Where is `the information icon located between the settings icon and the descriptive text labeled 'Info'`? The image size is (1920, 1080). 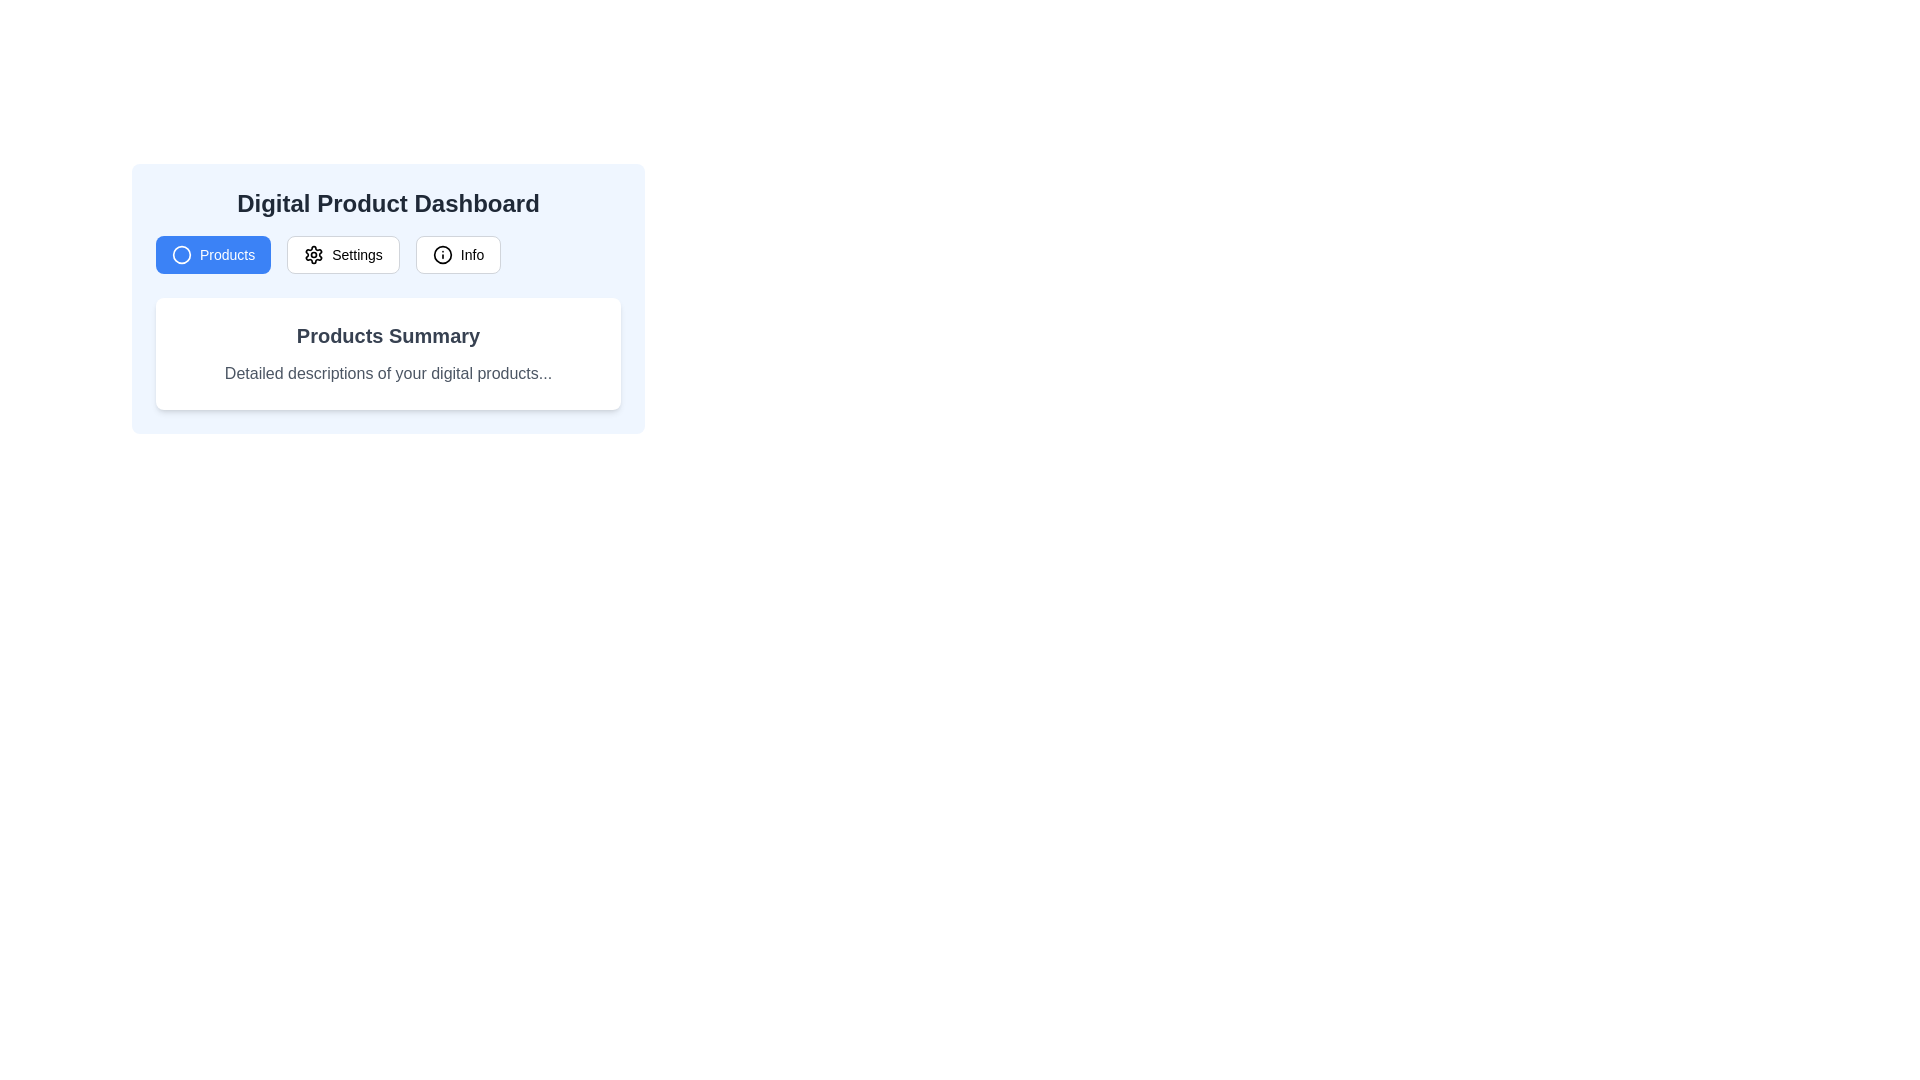
the information icon located between the settings icon and the descriptive text labeled 'Info' is located at coordinates (441, 253).